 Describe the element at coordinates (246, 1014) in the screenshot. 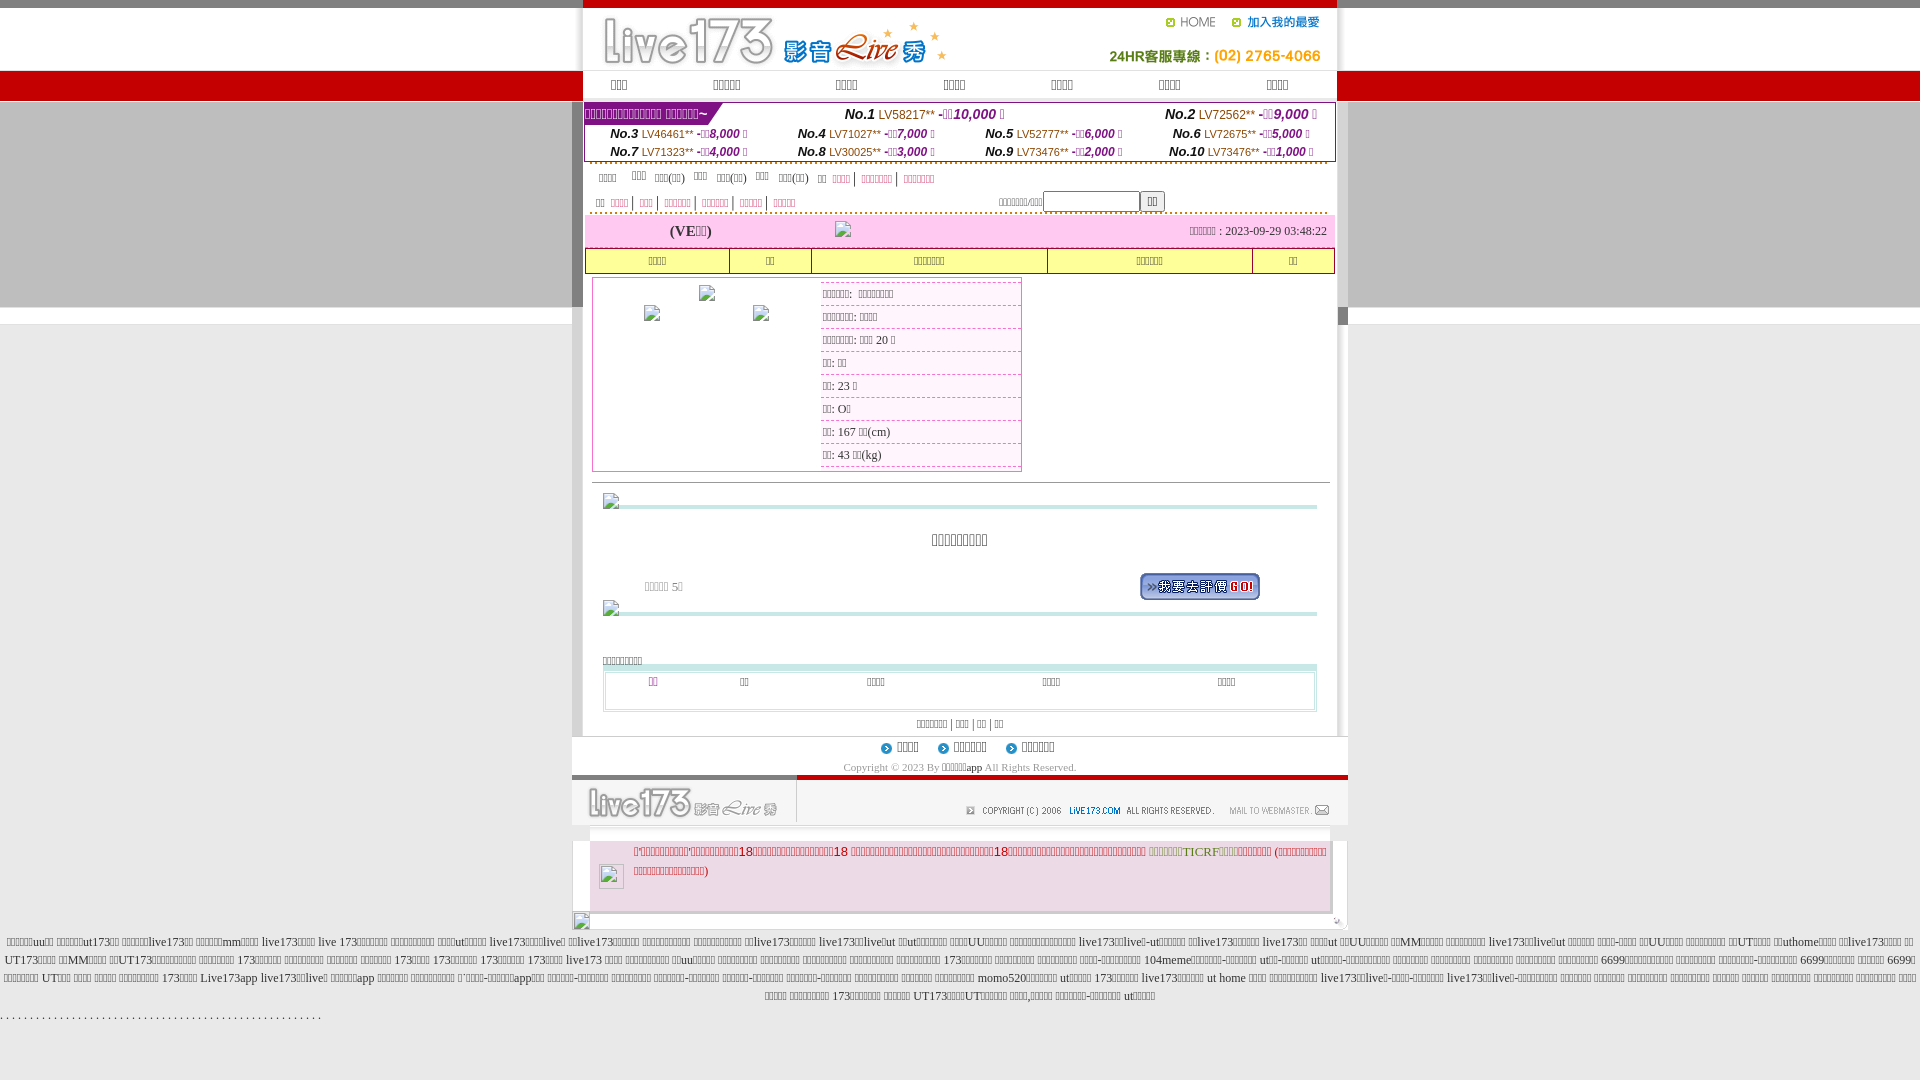

I see `'.'` at that location.